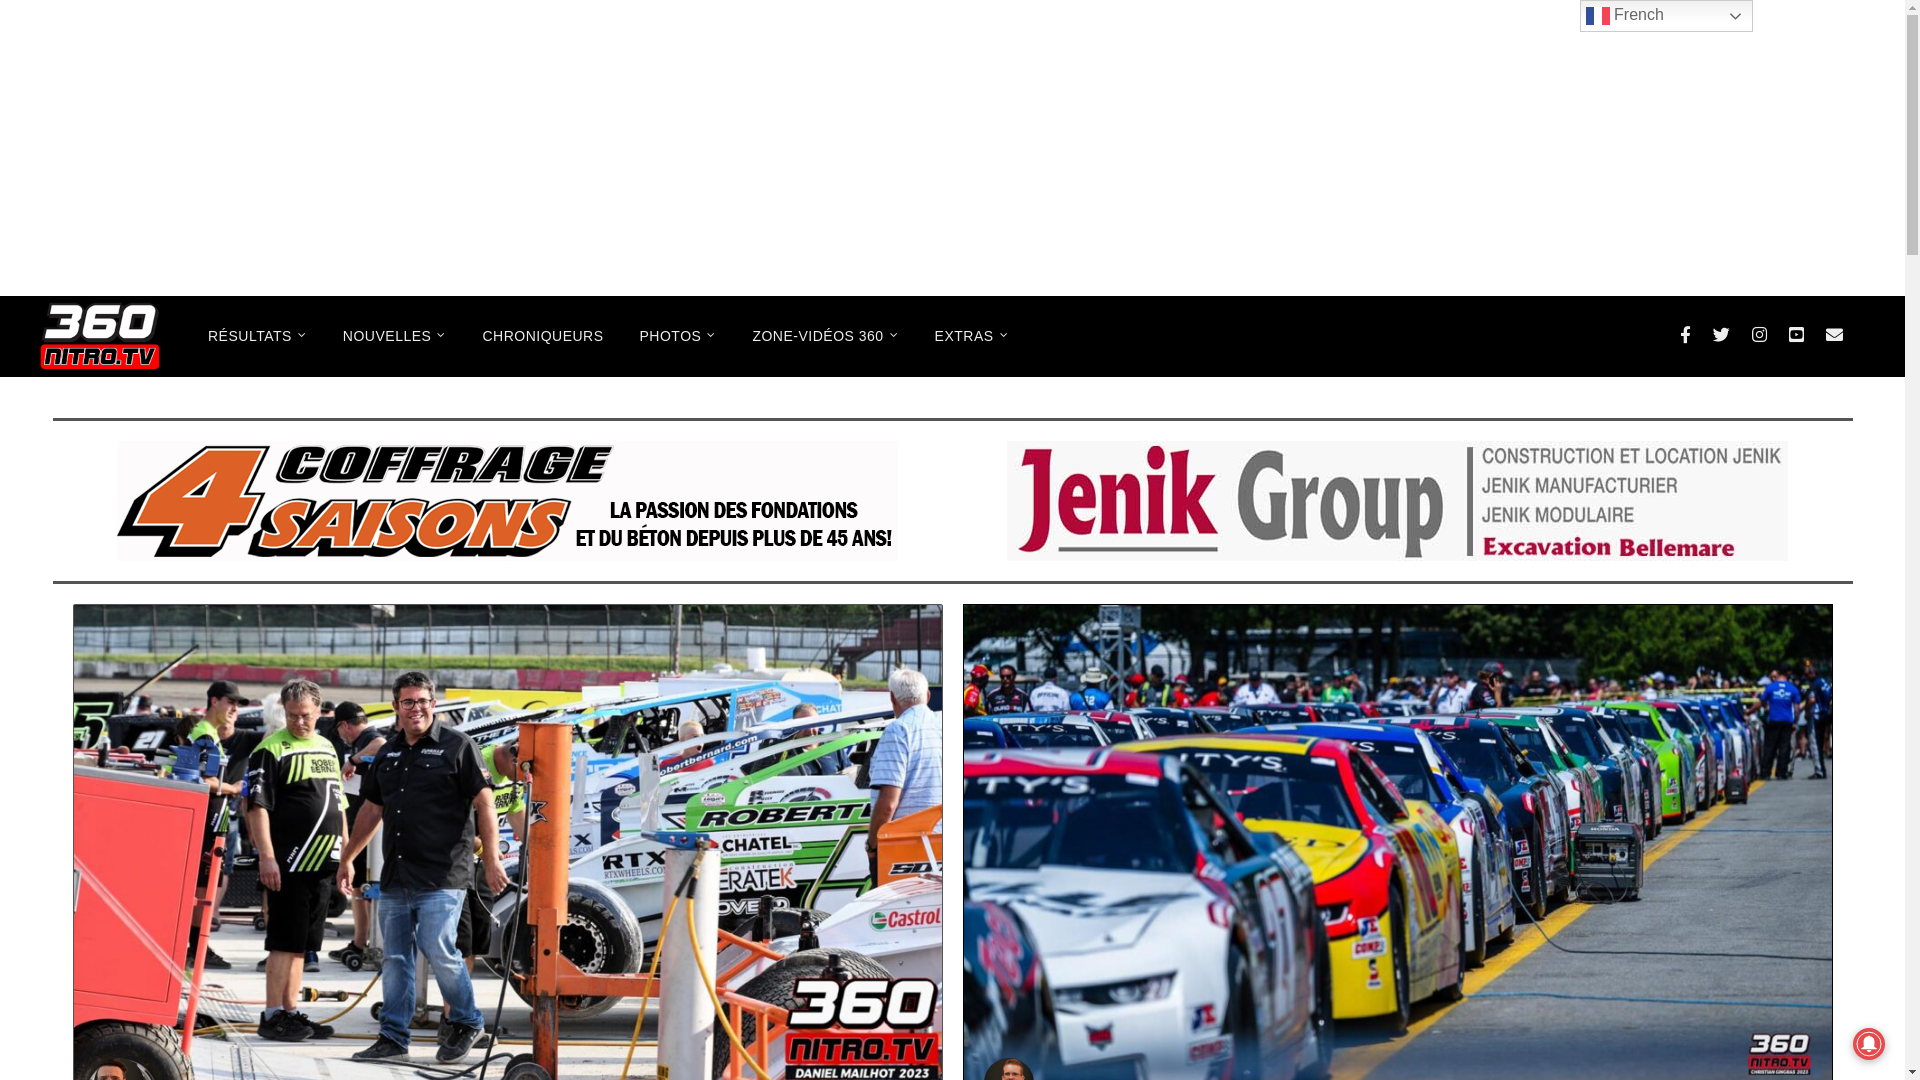 This screenshot has height=1080, width=1920. What do you see at coordinates (1814, 334) in the screenshot?
I see `'Email'` at bounding box center [1814, 334].